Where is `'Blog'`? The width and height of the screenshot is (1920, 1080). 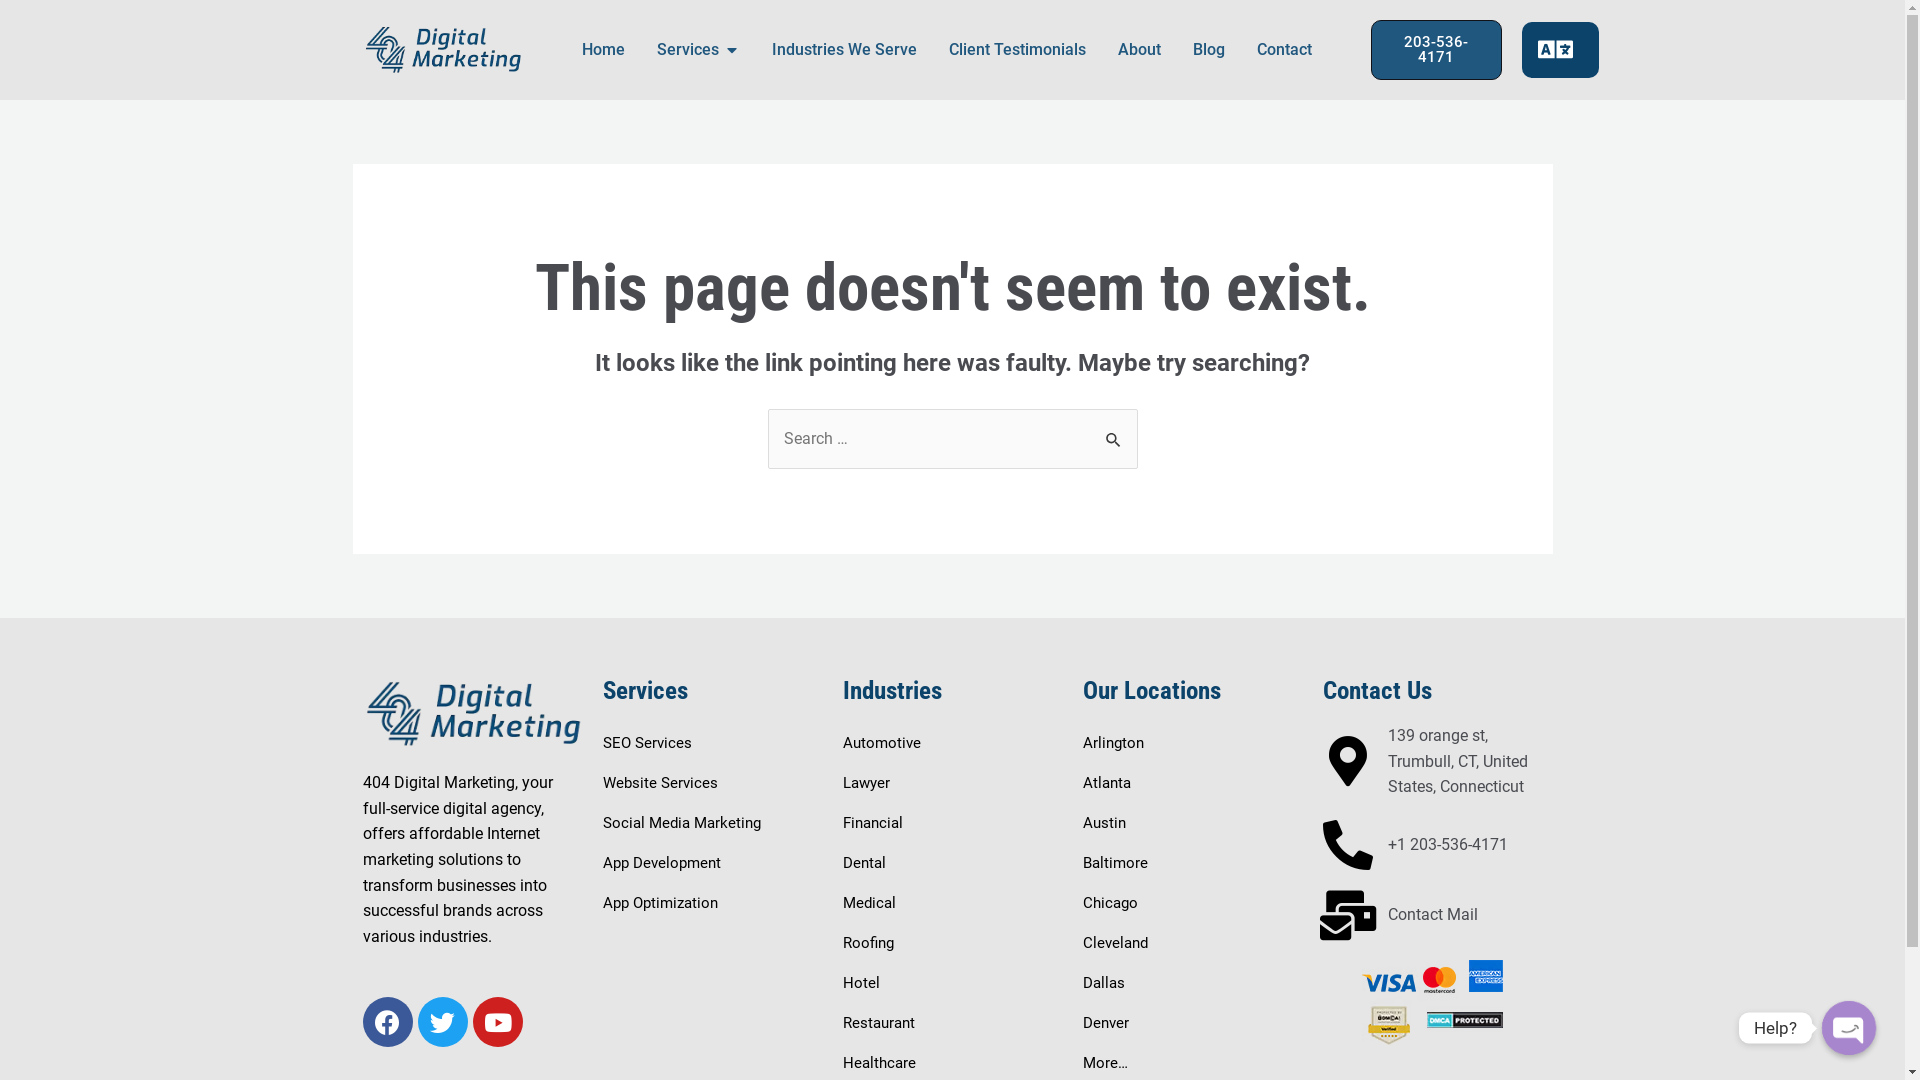 'Blog' is located at coordinates (1207, 49).